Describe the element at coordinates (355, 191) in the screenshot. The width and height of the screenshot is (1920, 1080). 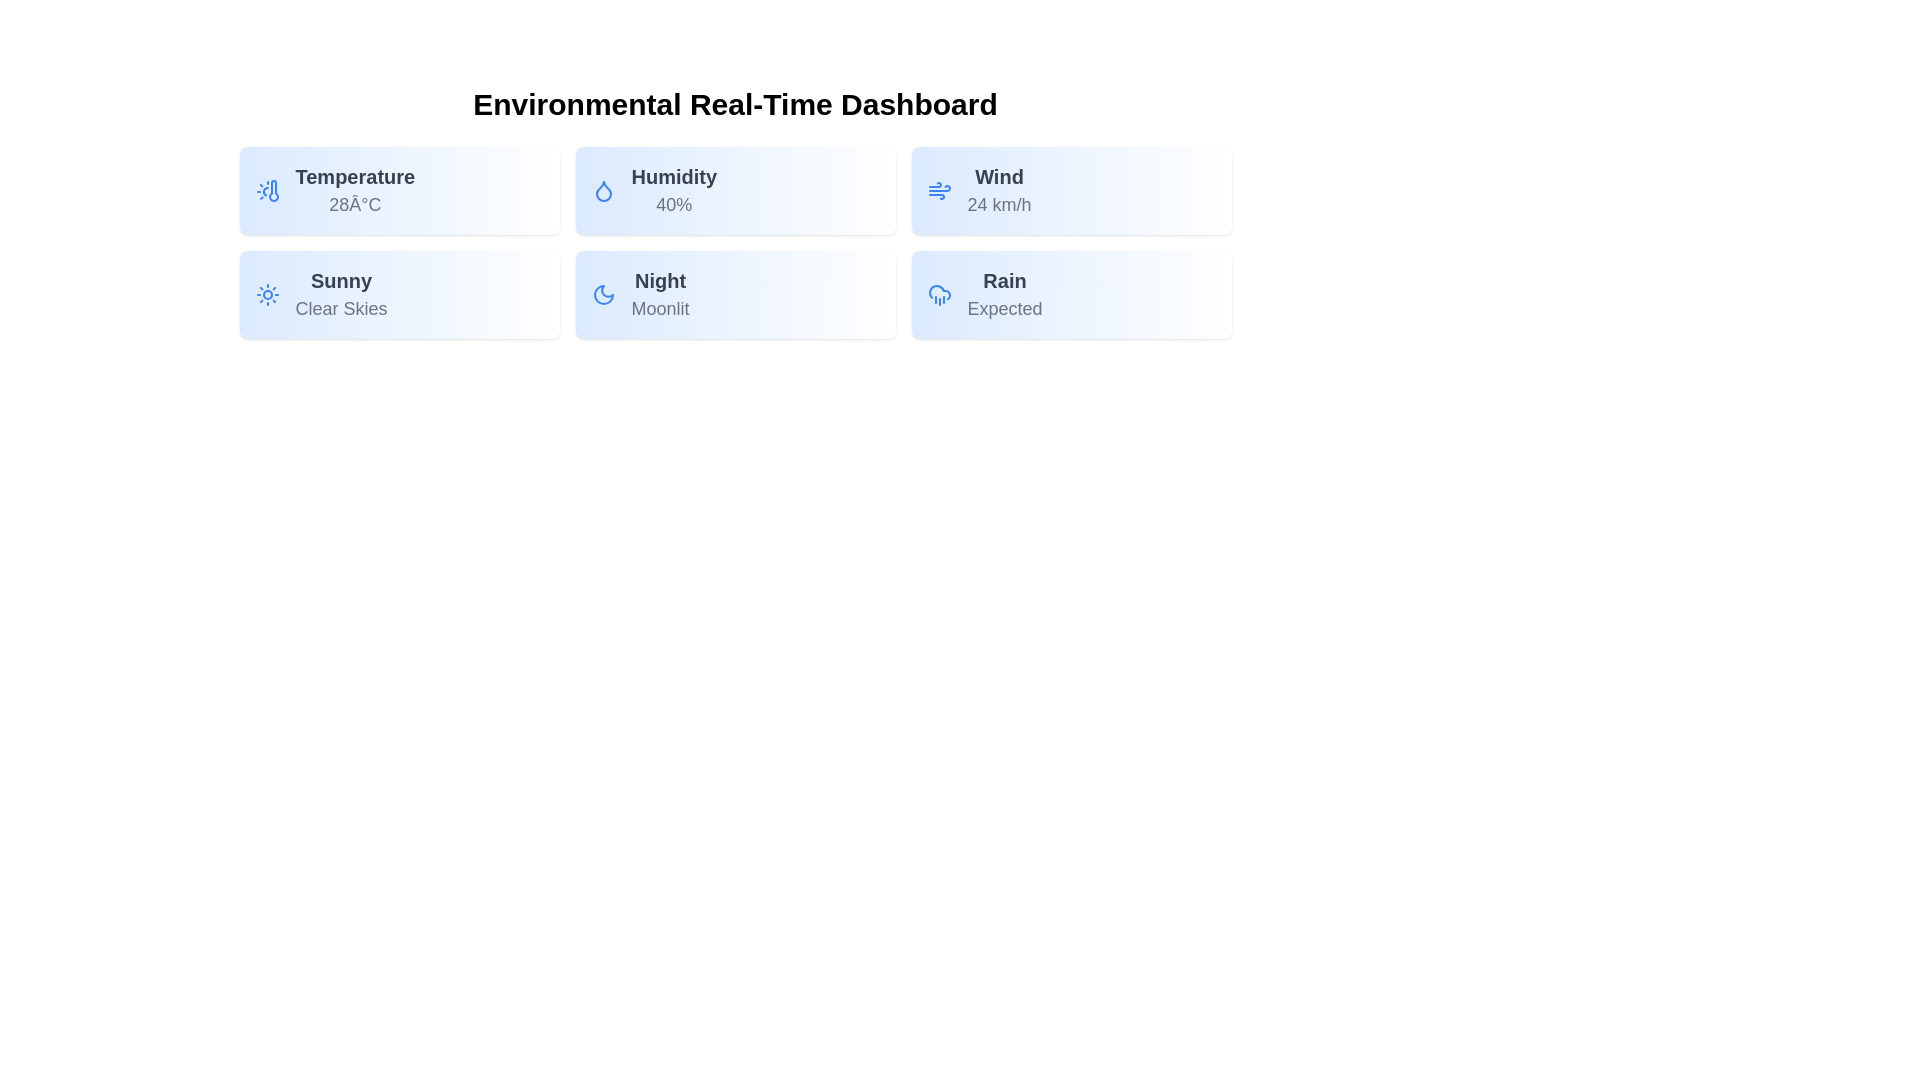
I see `displayed temperature value from the Text block element located in the first card of the top-left corner of the 2x3 grid layout` at that location.